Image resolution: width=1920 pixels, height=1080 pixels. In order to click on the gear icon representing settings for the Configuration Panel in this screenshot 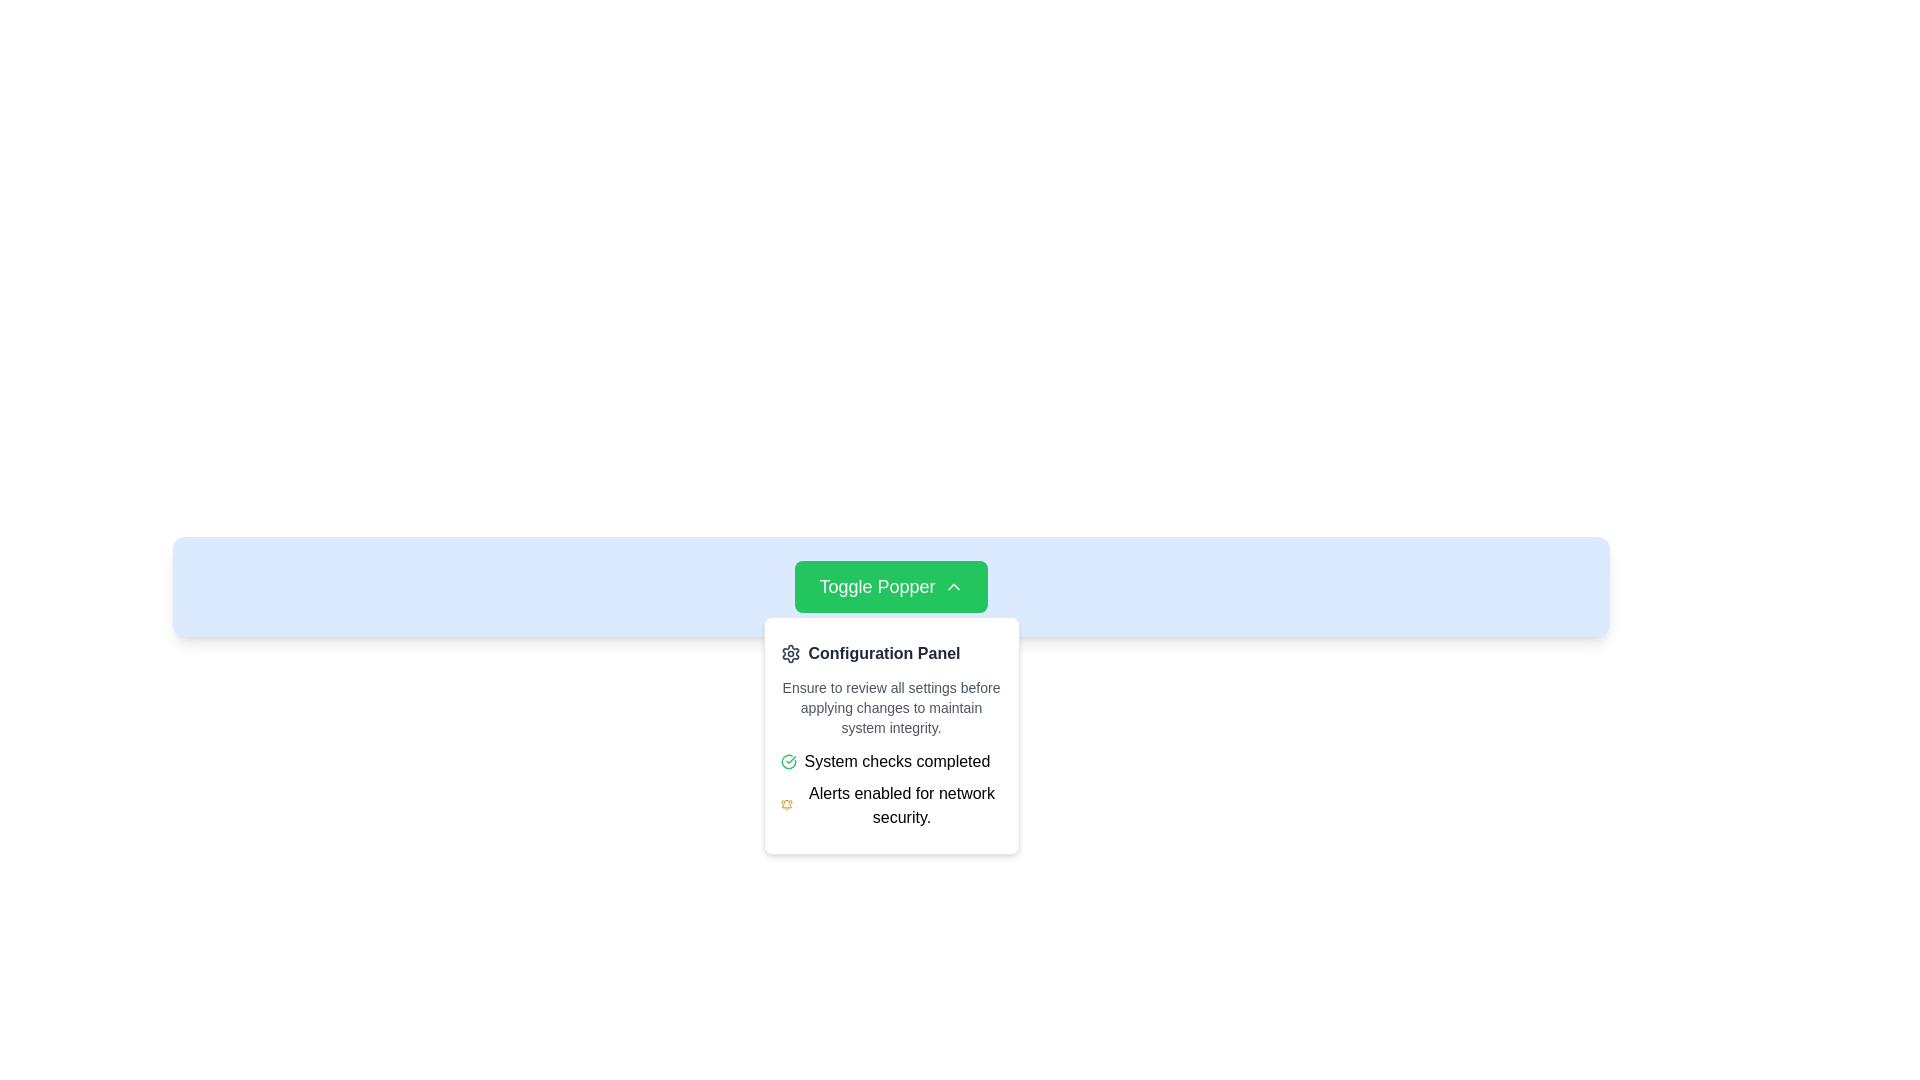, I will do `click(789, 654)`.